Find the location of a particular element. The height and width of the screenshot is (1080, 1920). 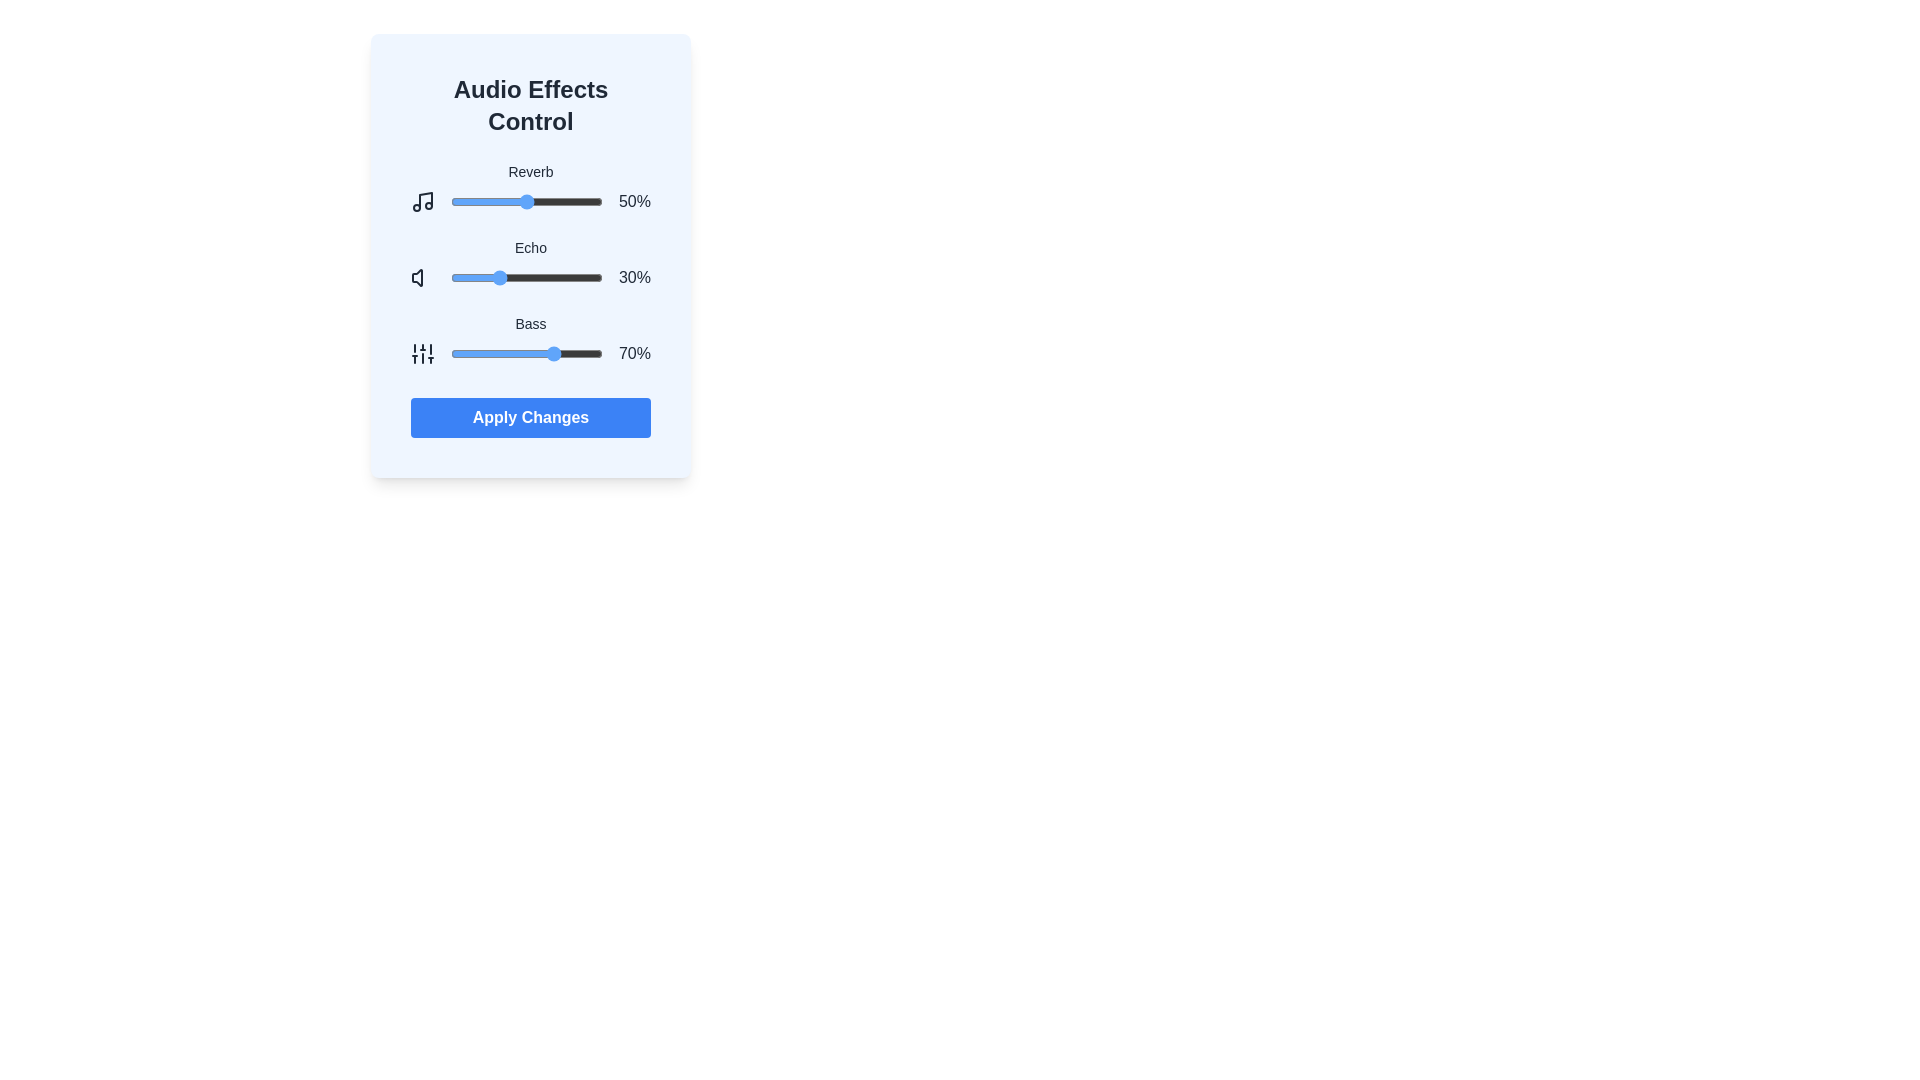

the bass level is located at coordinates (457, 353).